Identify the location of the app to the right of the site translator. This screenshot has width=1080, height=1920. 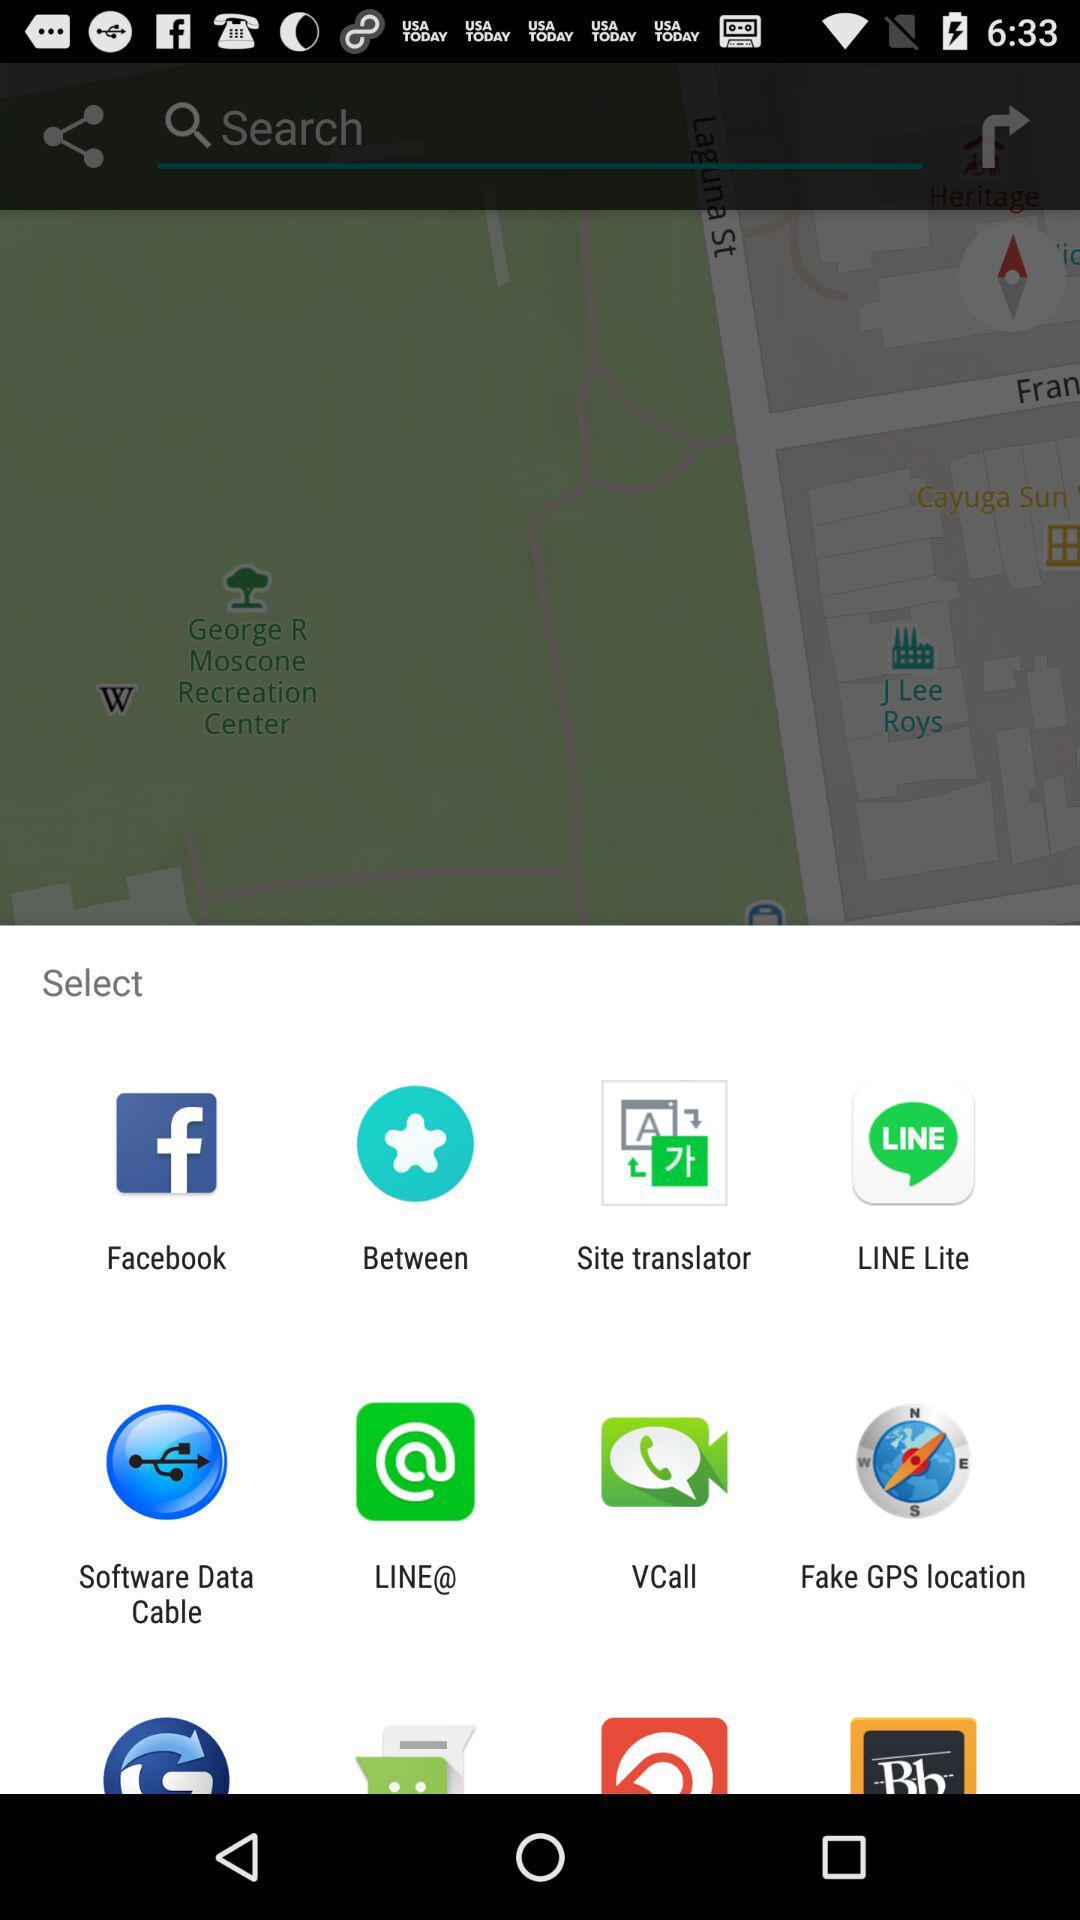
(913, 1274).